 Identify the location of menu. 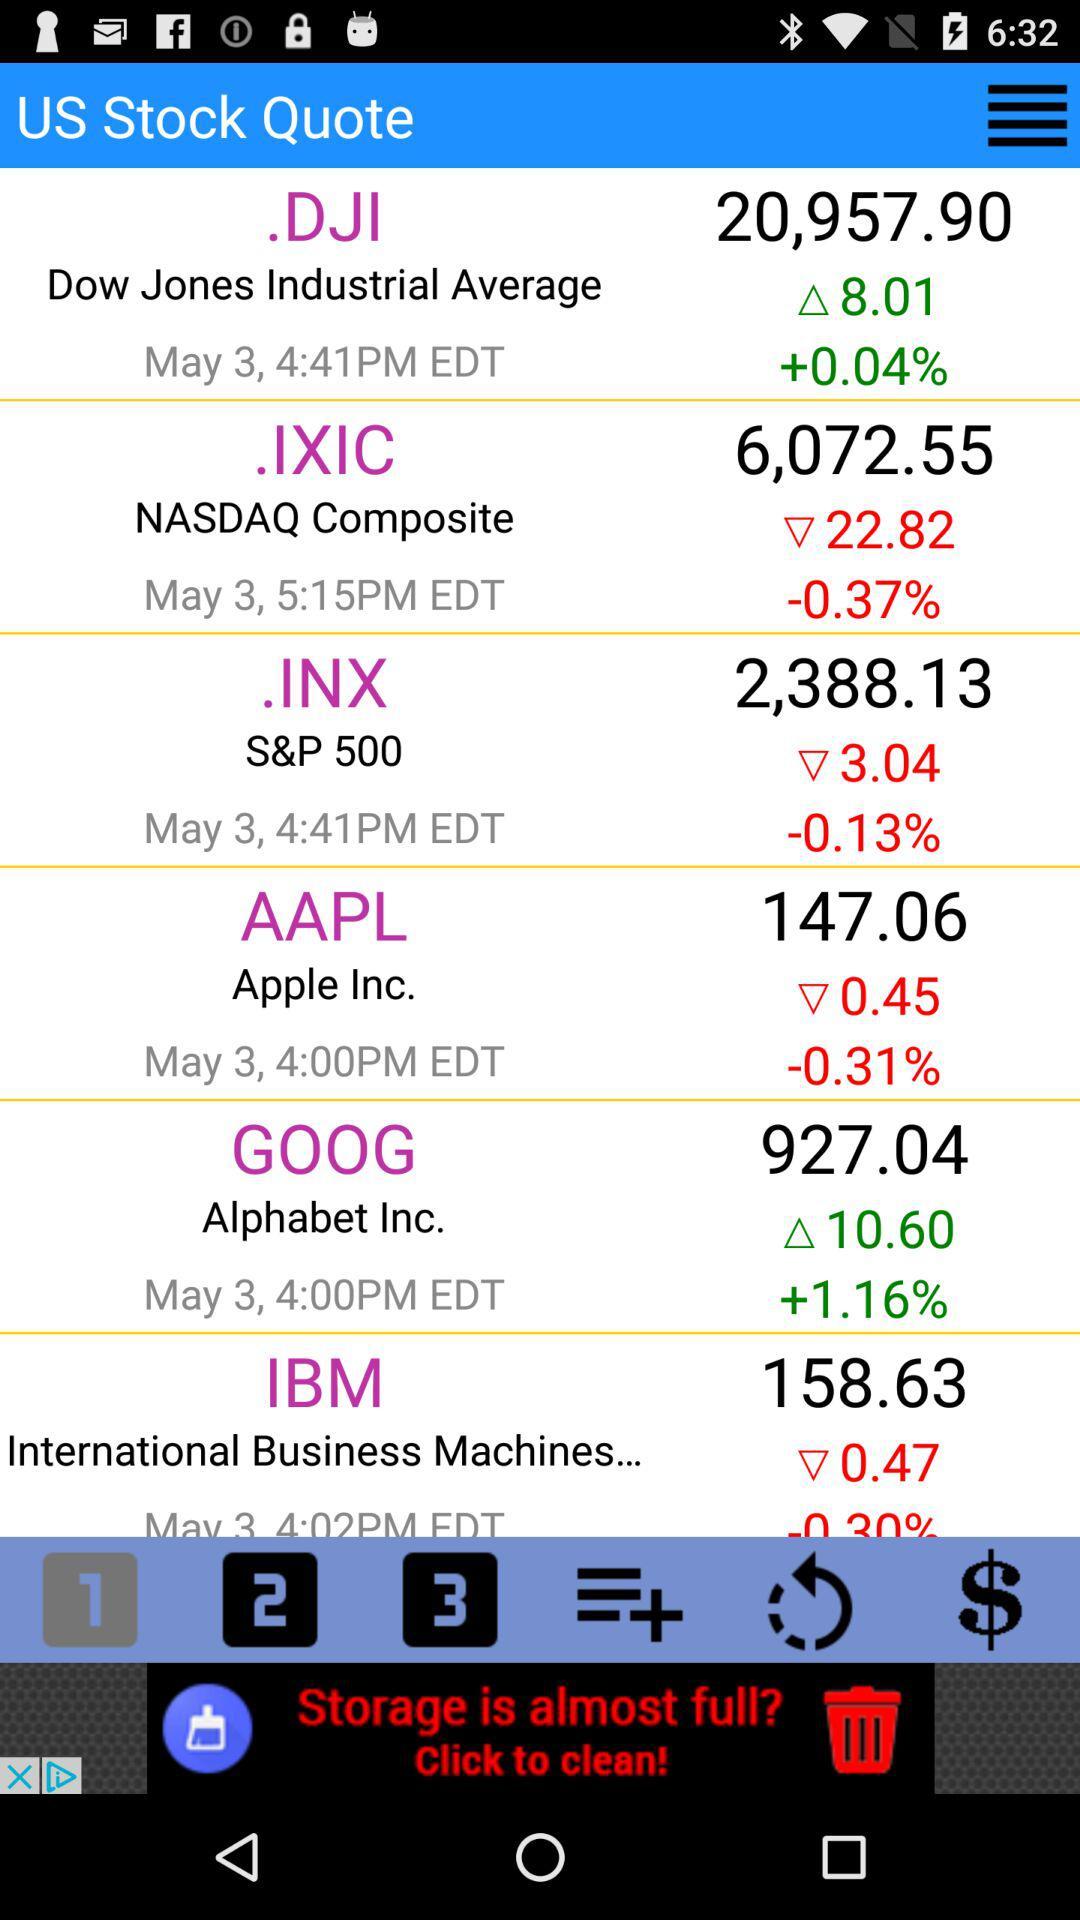
(1027, 114).